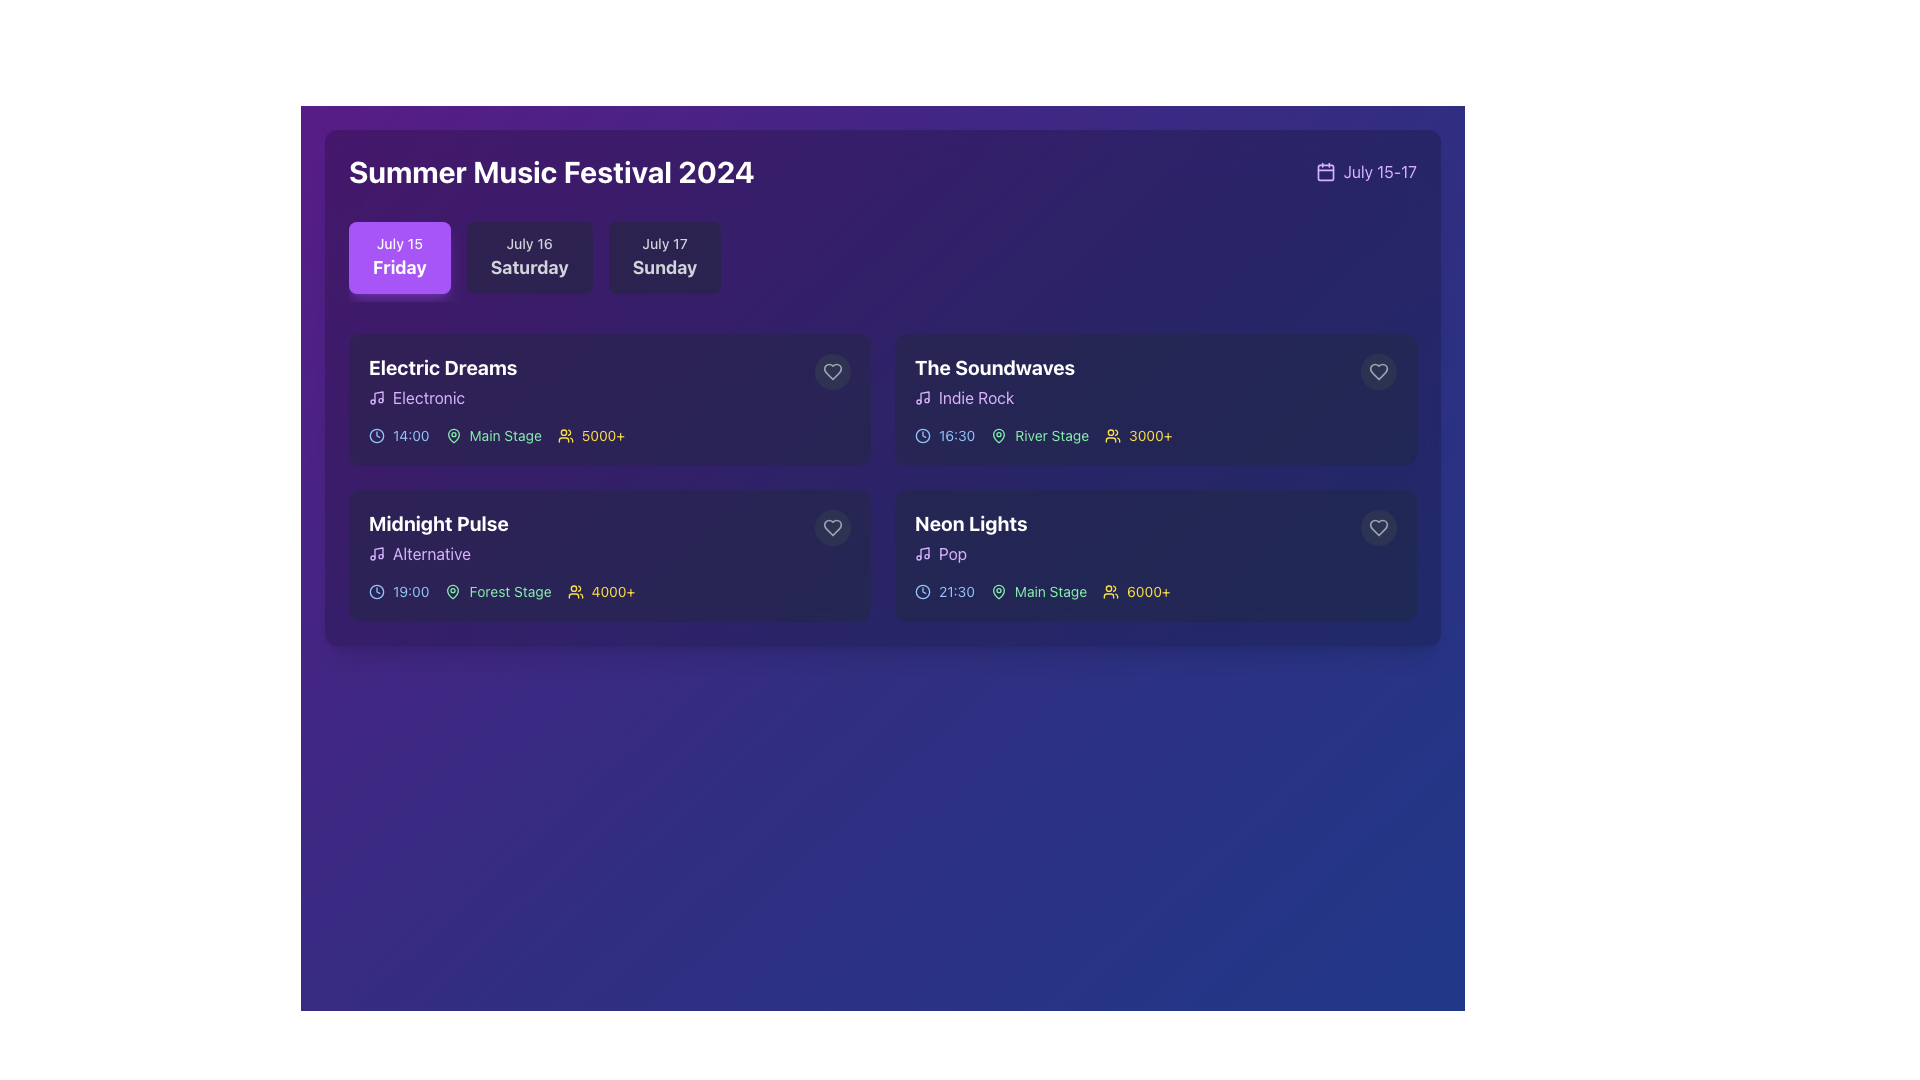  I want to click on the map location marker icon located before the 'Main Stage' text, so click(998, 590).